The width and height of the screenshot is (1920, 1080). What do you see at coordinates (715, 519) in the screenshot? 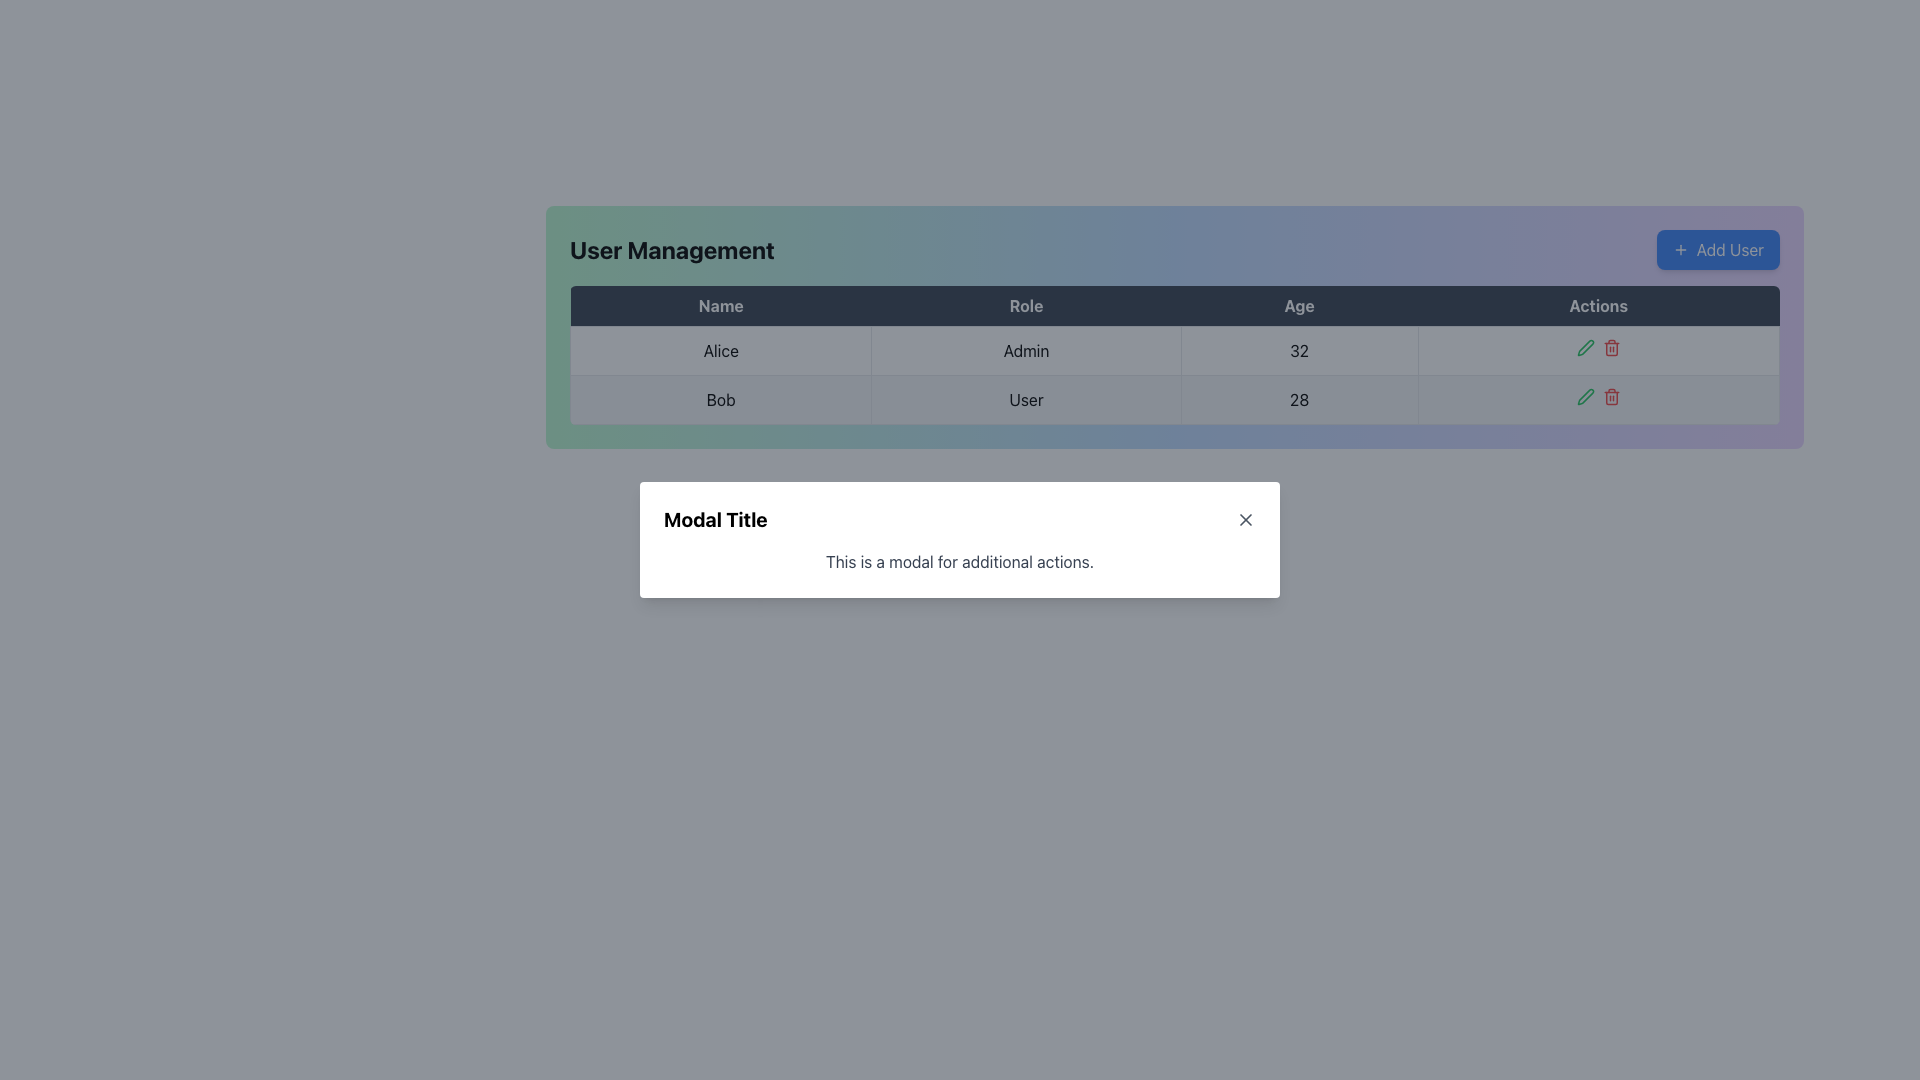
I see `the textual heading displaying 'Modal Title' in bold font and large size, located in the top-left corner of the modal header` at bounding box center [715, 519].